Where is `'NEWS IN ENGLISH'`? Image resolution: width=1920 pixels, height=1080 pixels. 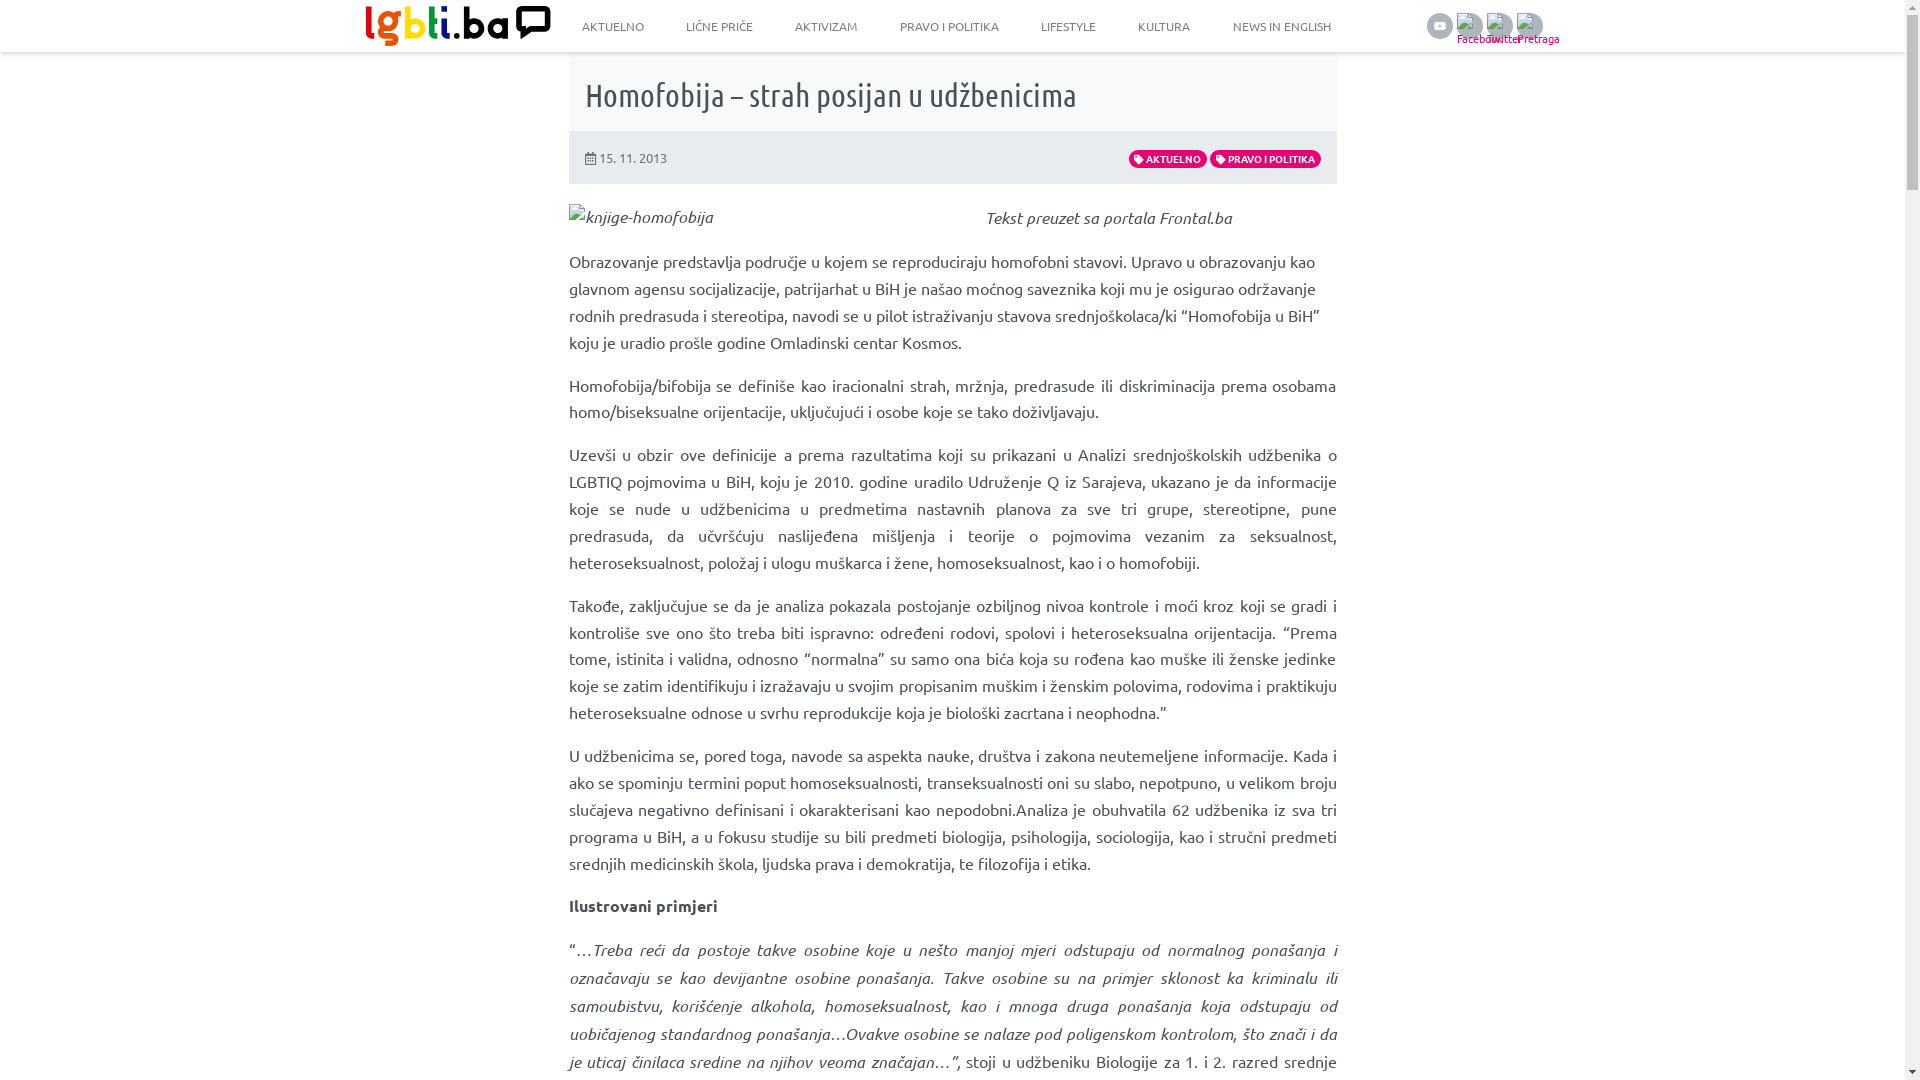
'NEWS IN ENGLISH' is located at coordinates (1281, 26).